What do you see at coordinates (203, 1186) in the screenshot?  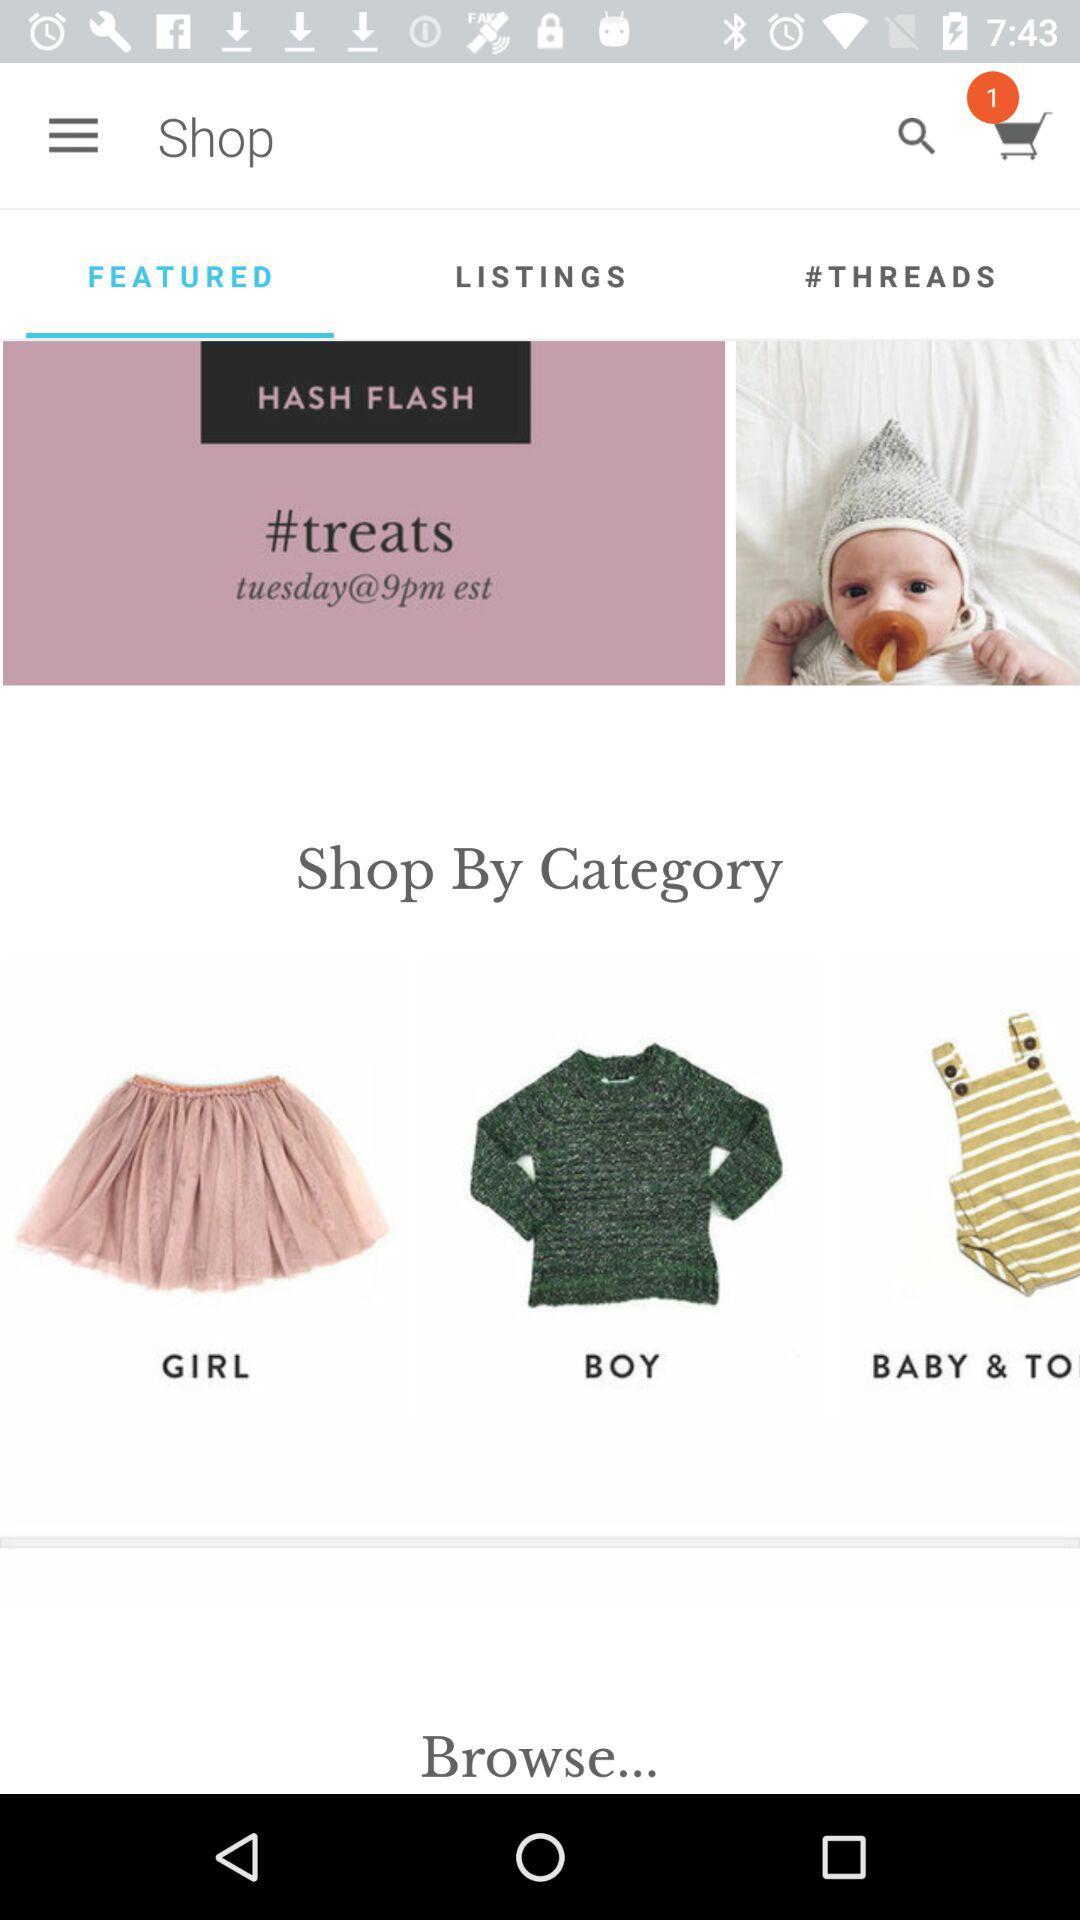 I see `girl category` at bounding box center [203, 1186].